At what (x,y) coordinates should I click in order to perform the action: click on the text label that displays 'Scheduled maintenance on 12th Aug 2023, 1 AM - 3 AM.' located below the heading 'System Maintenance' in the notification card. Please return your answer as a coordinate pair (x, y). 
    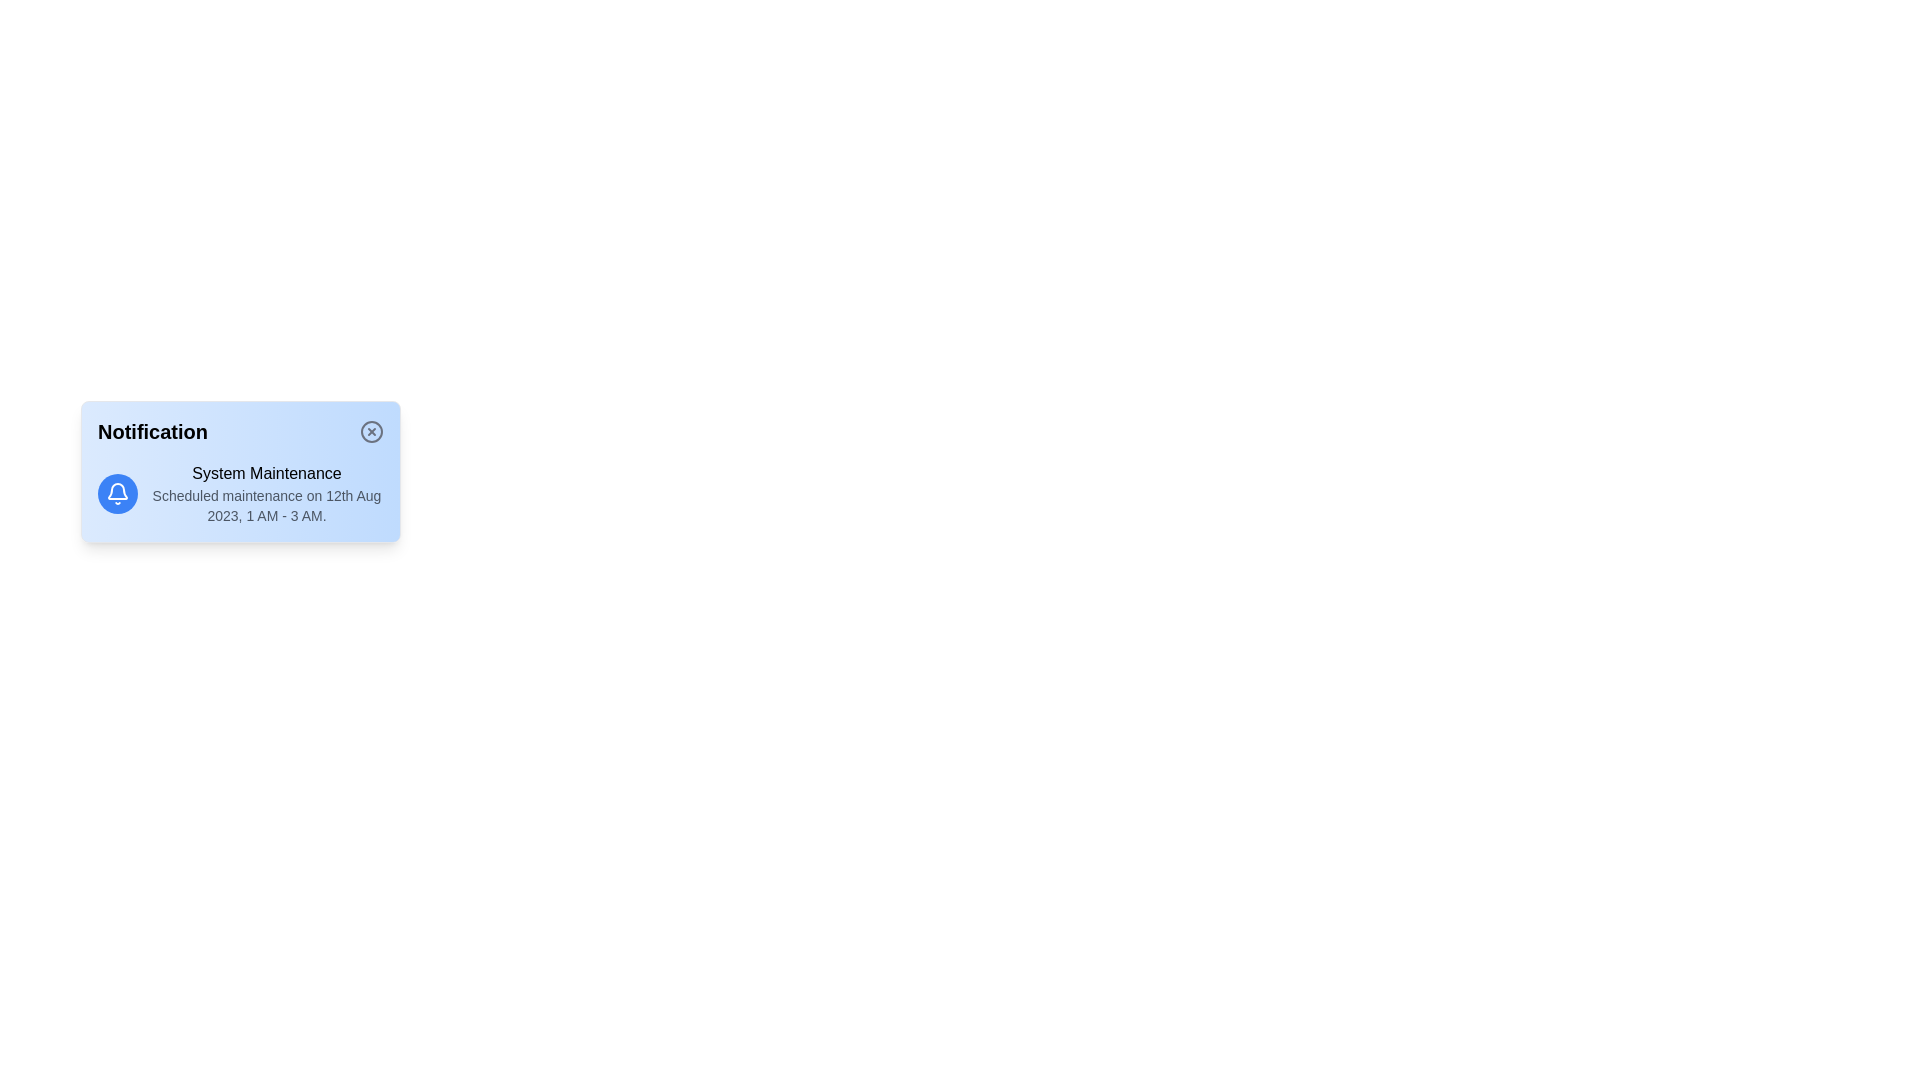
    Looking at the image, I should click on (266, 504).